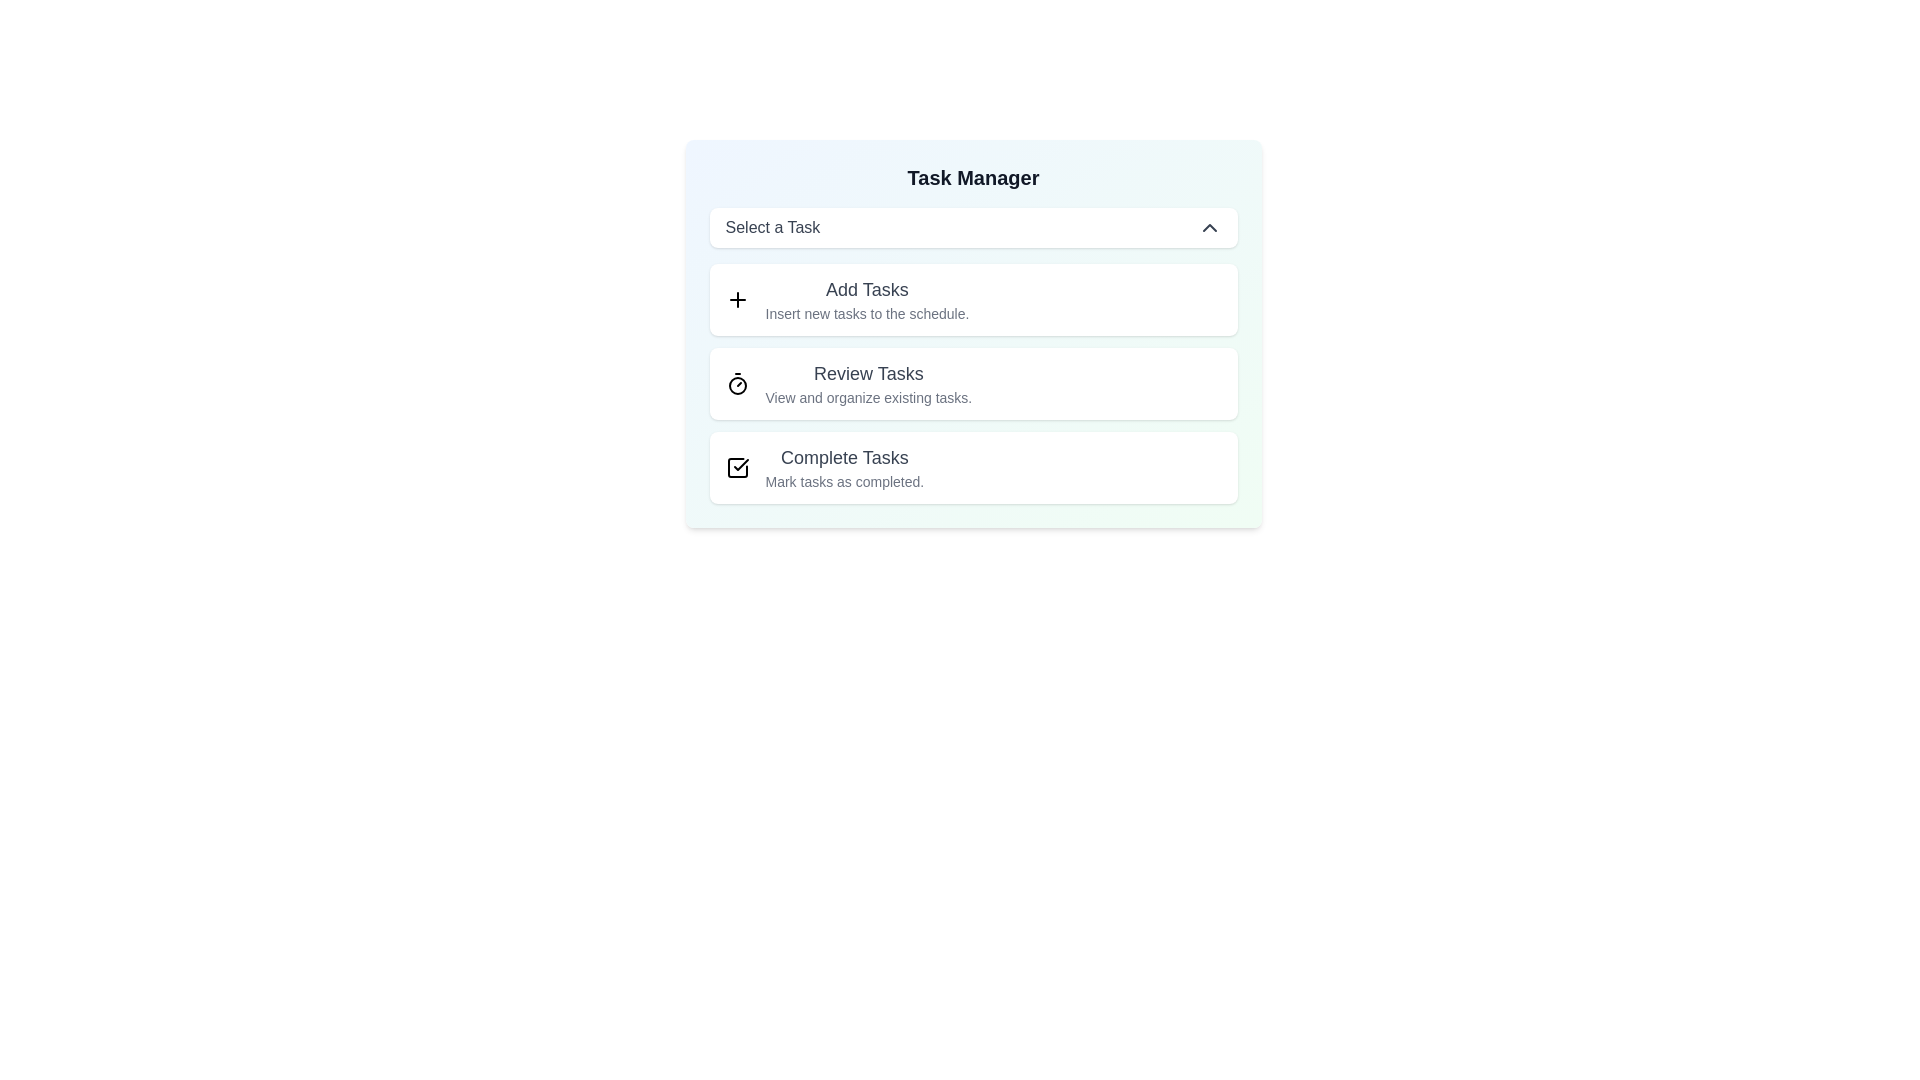  What do you see at coordinates (736, 467) in the screenshot?
I see `the option Complete Tasks from the dropdown list` at bounding box center [736, 467].